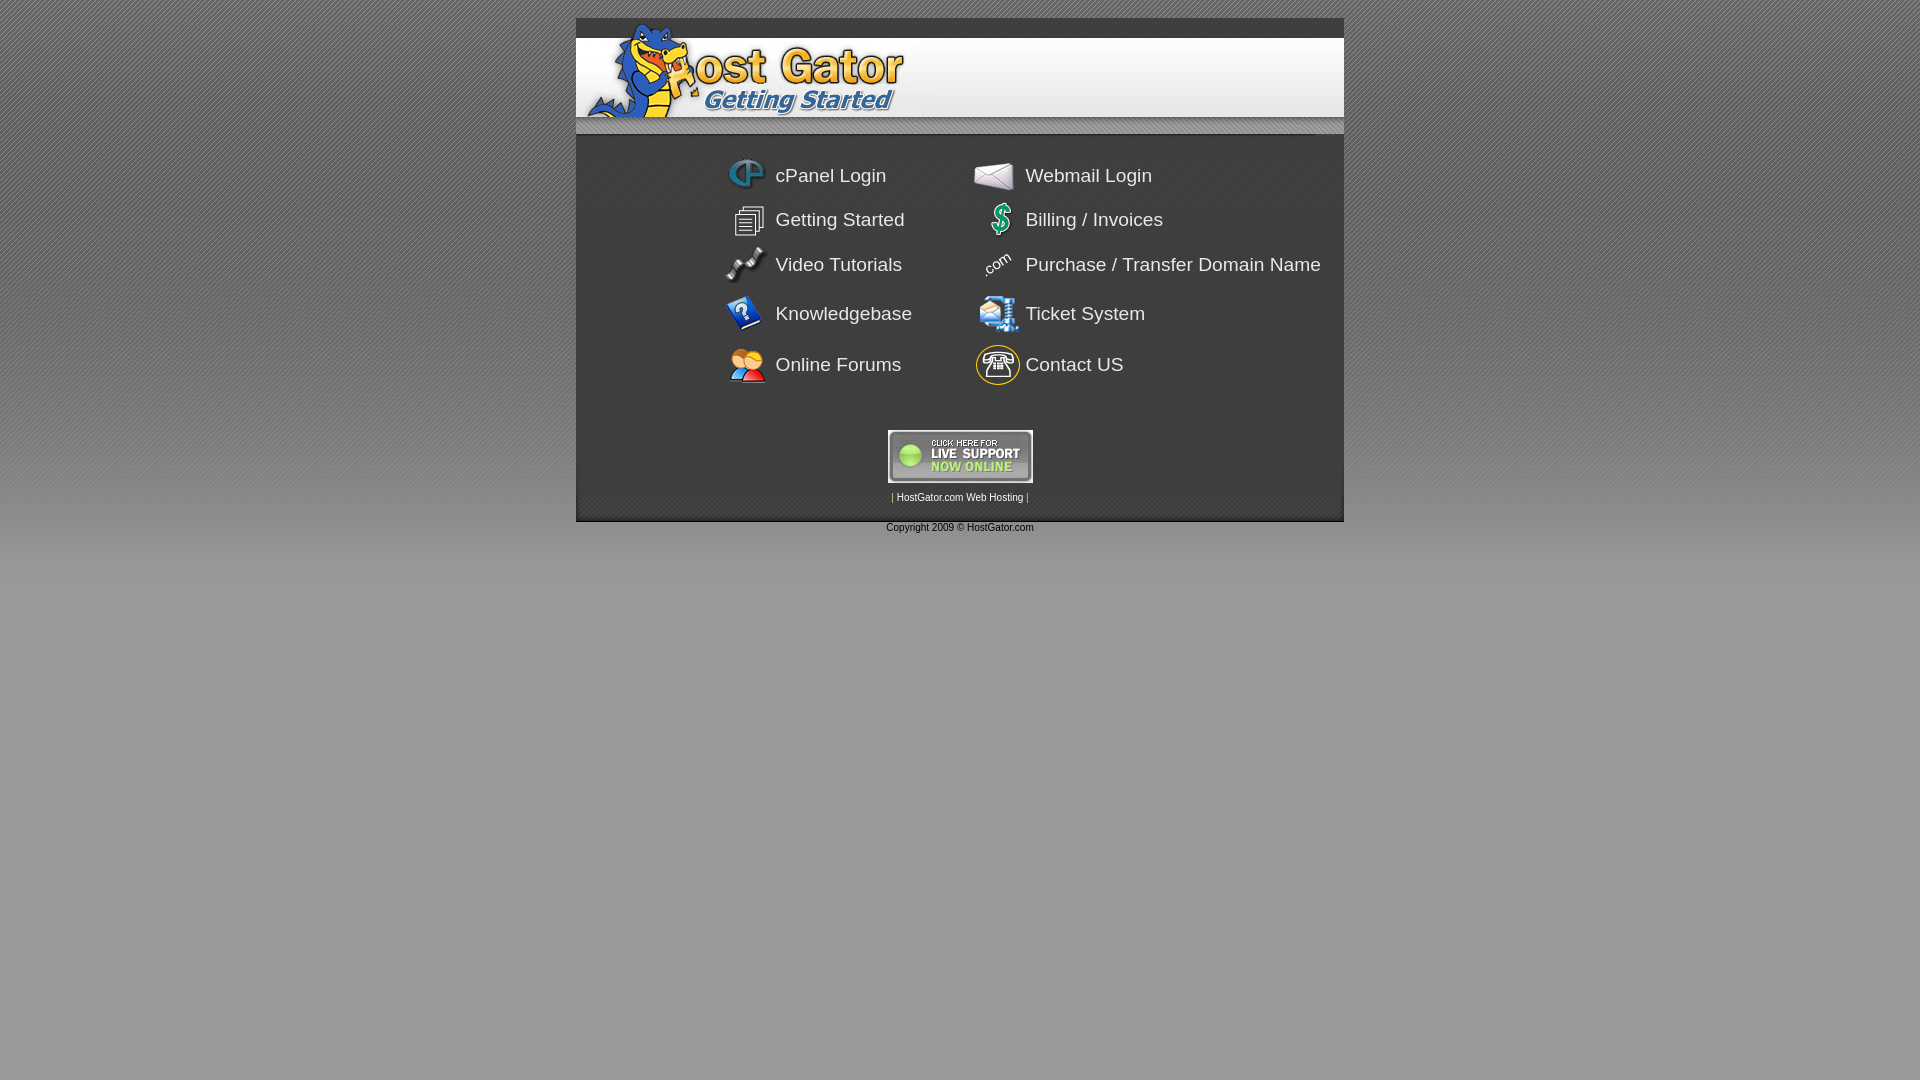 The image size is (1920, 1080). Describe the element at coordinates (1093, 219) in the screenshot. I see `'Billing / Invoices'` at that location.